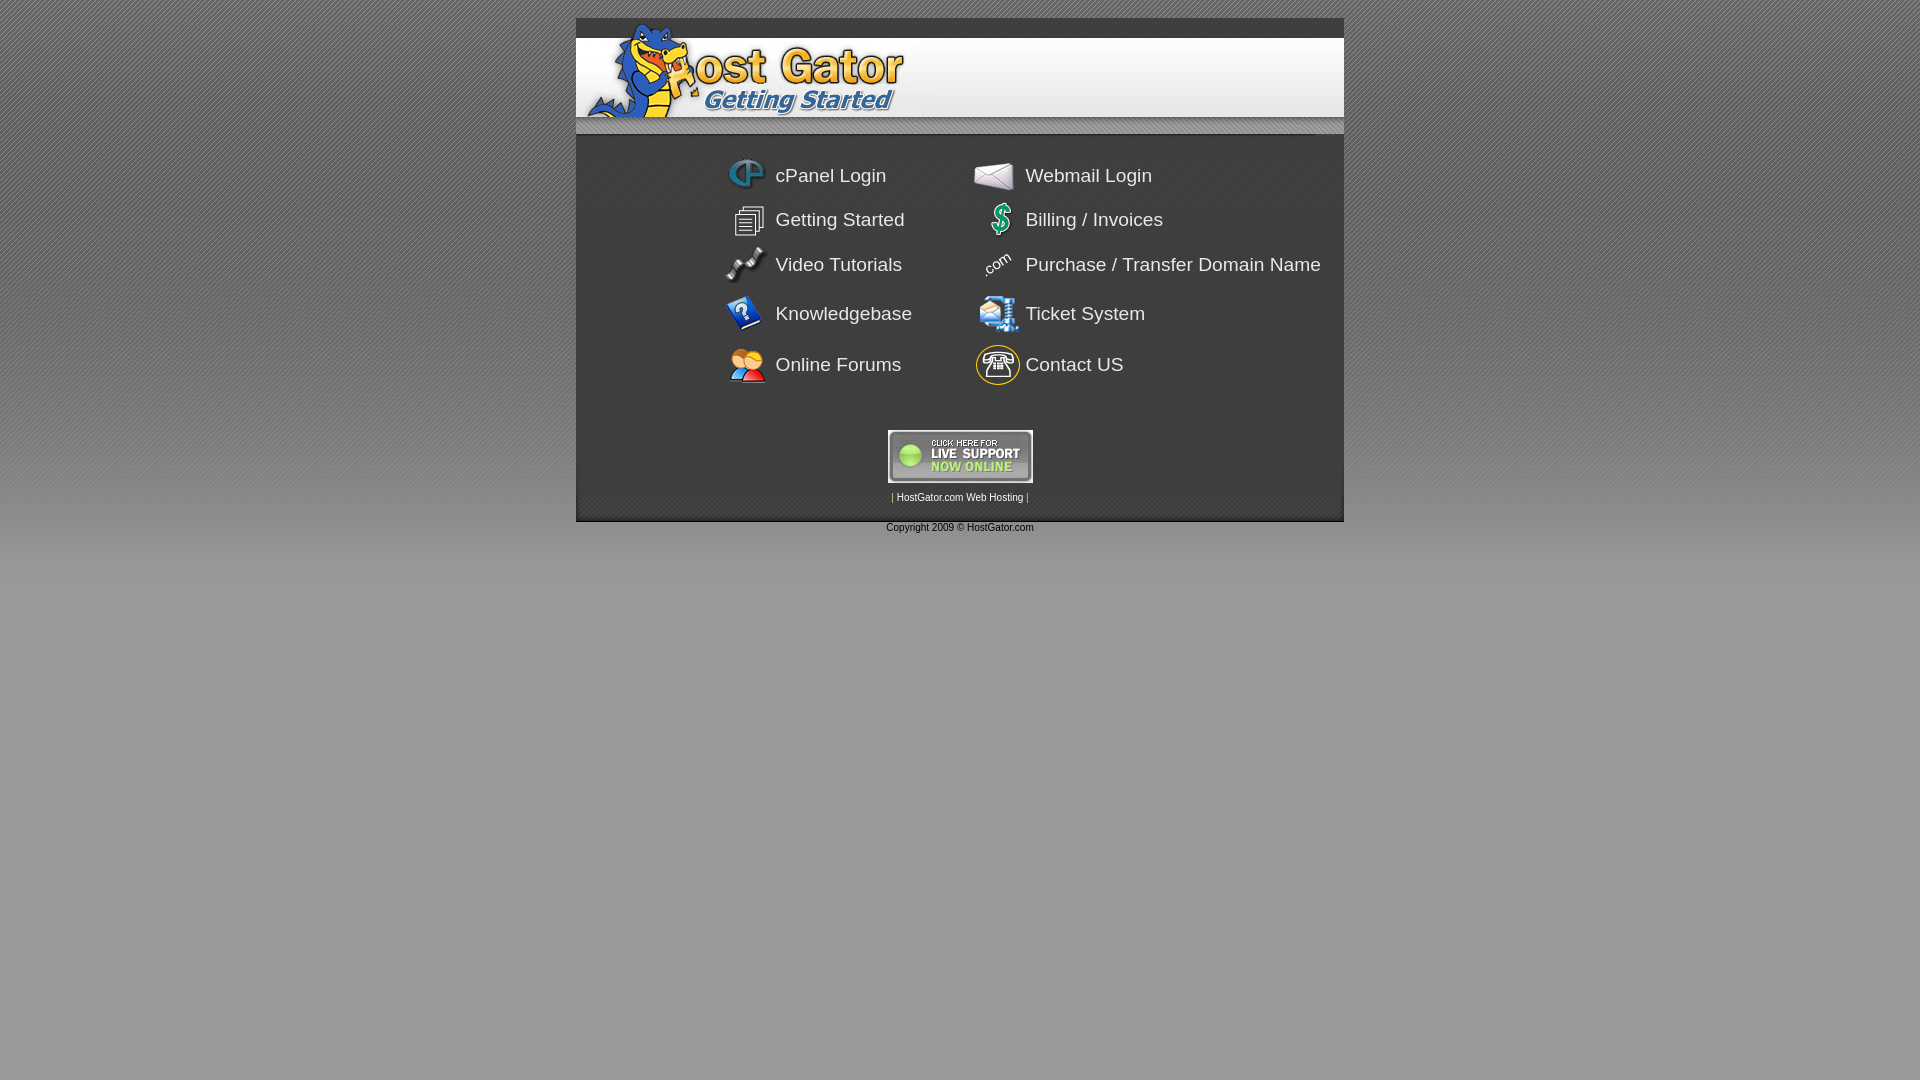 The image size is (1920, 1080). Describe the element at coordinates (1093, 219) in the screenshot. I see `'Billing / Invoices'` at that location.